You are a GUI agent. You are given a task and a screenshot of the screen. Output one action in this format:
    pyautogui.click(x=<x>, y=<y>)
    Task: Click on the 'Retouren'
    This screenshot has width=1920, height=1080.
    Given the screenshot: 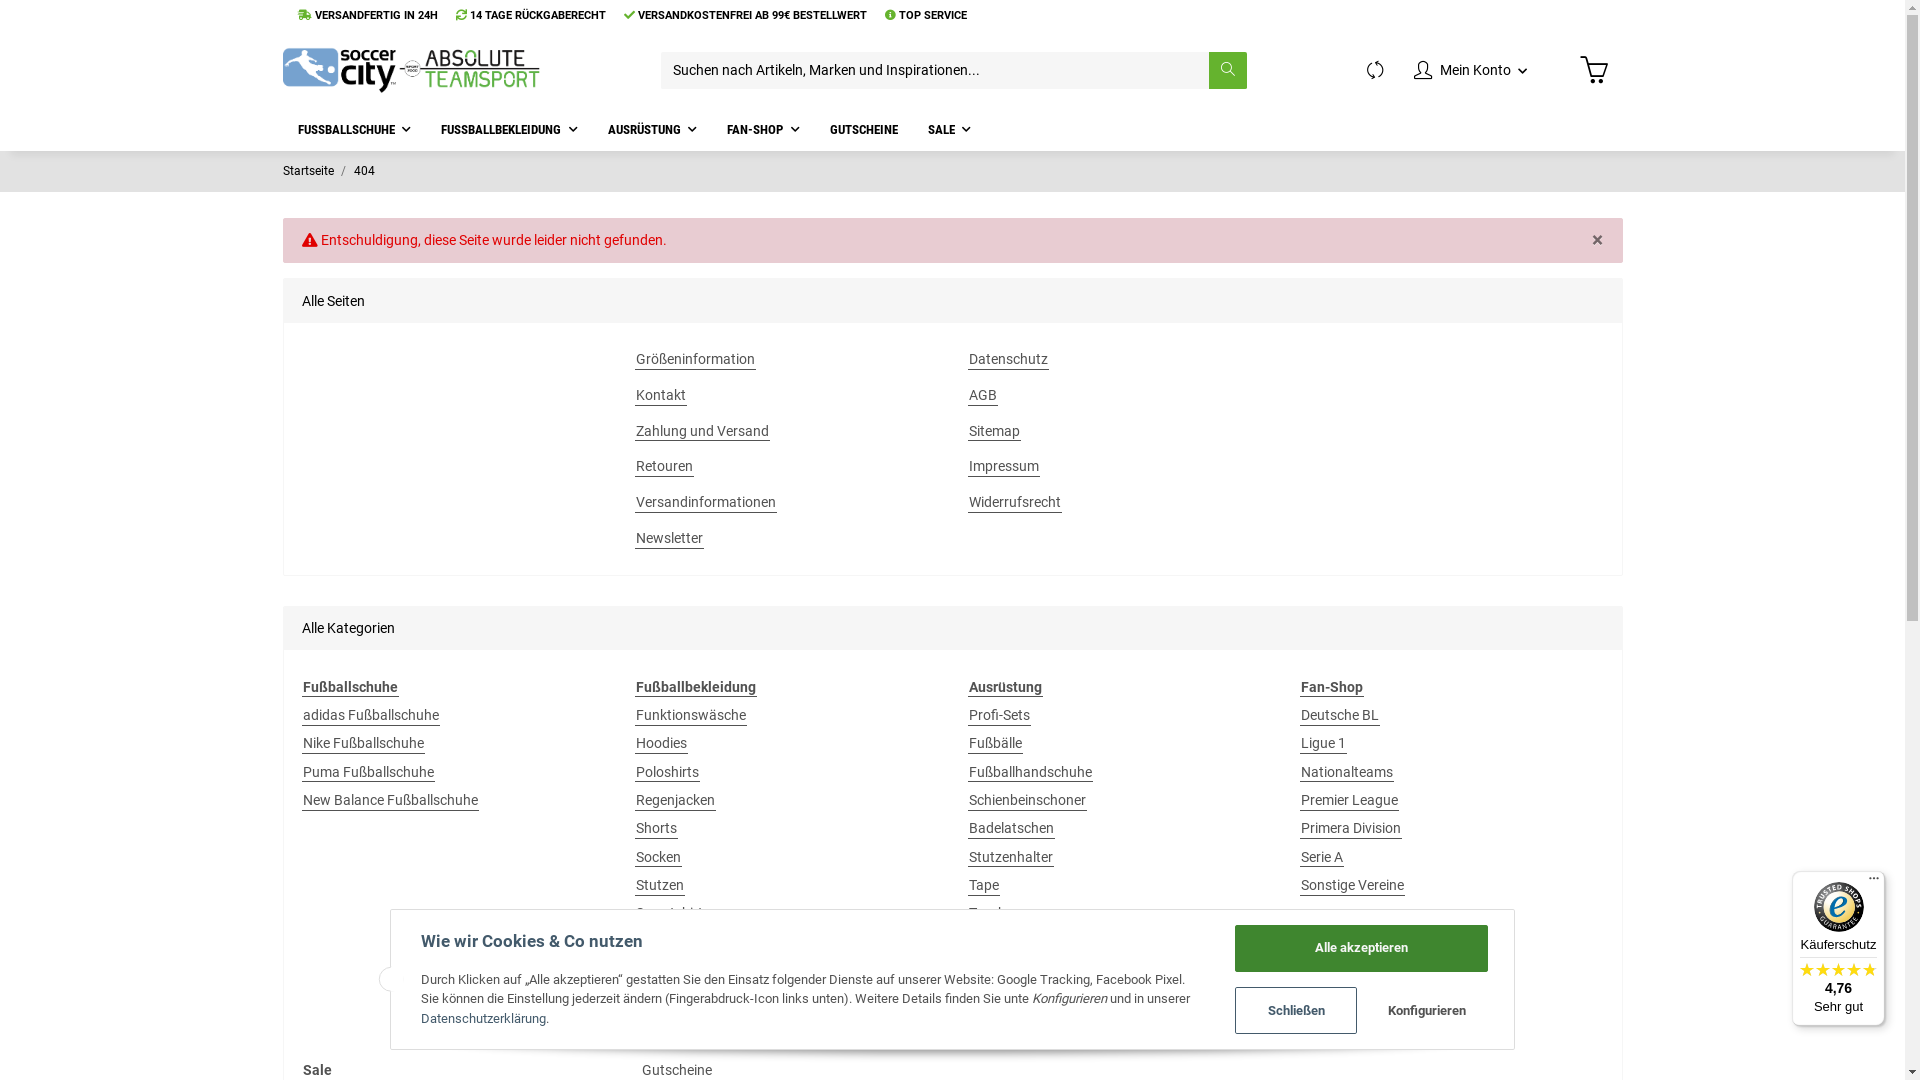 What is the action you would take?
    pyautogui.click(x=664, y=466)
    